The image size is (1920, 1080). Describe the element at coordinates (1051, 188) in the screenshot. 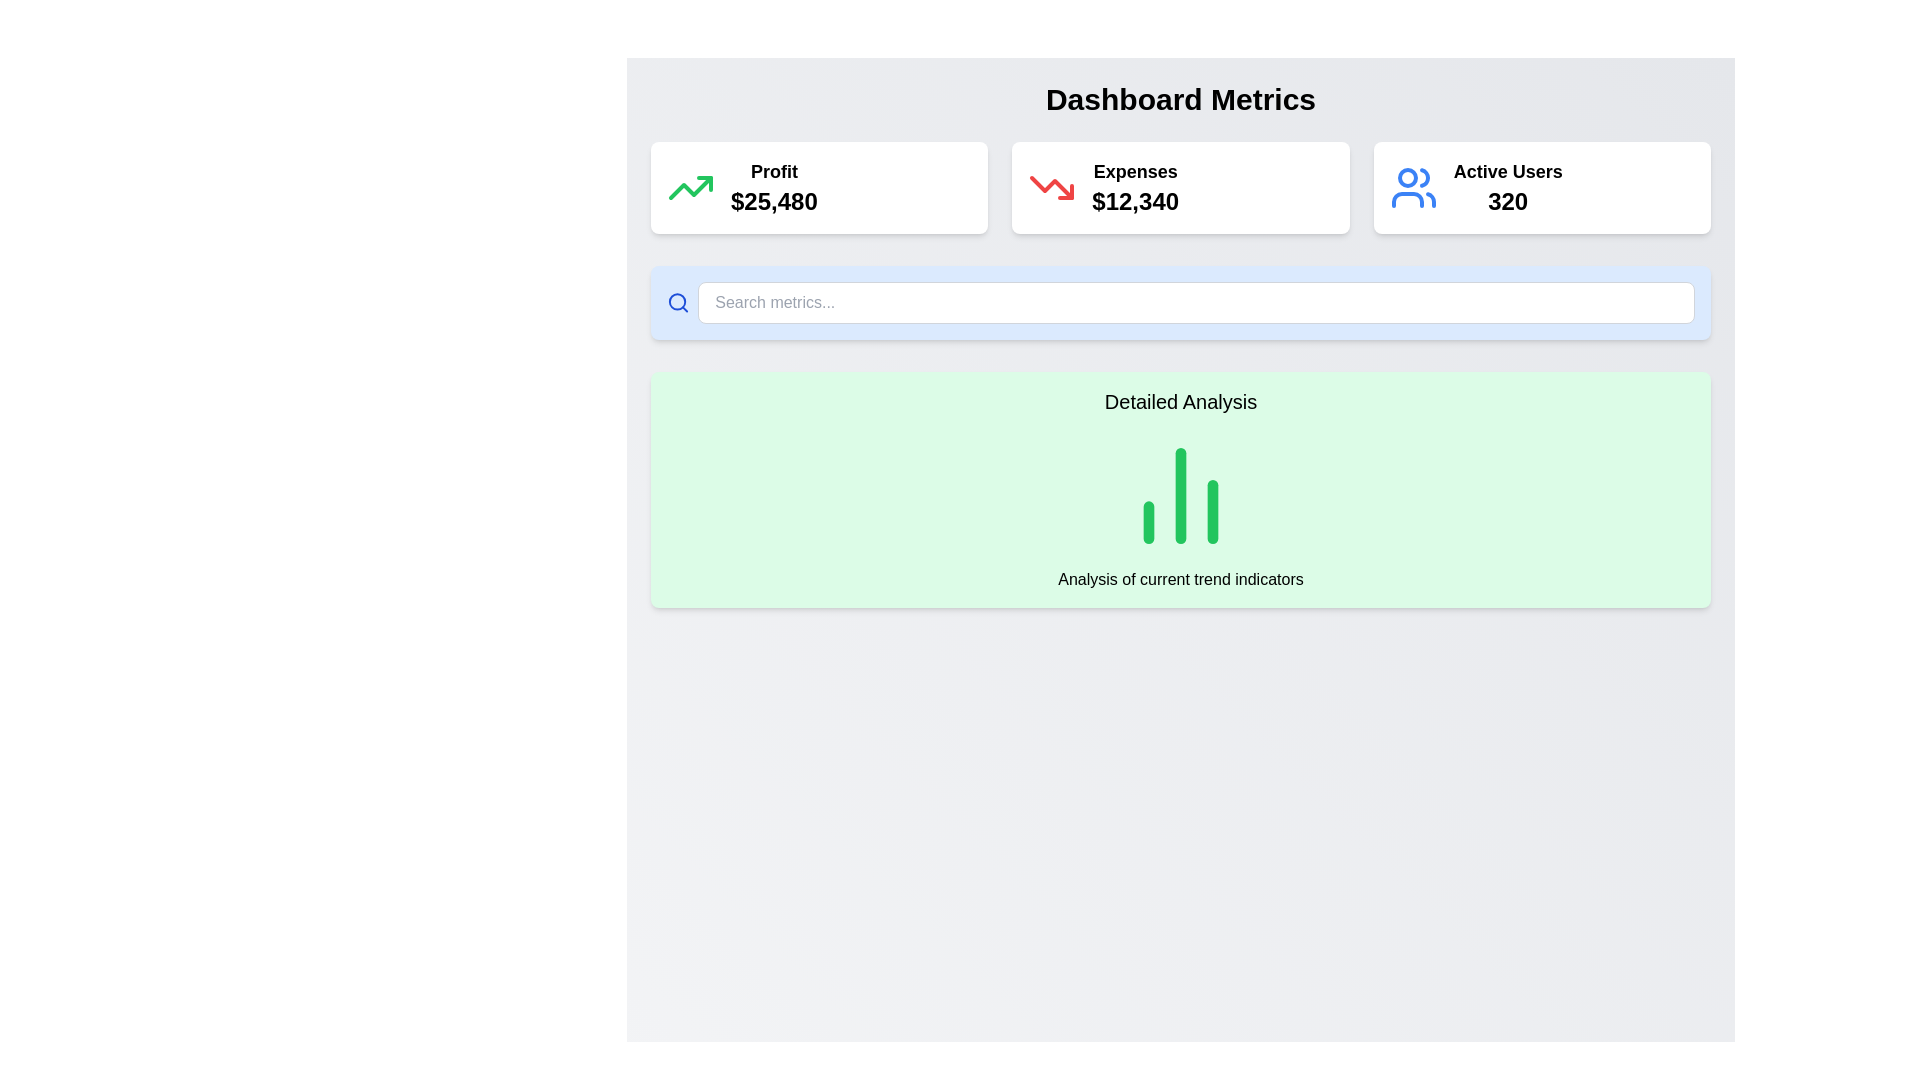

I see `the downward financial trend icon representing the 'Expenses' category, which is the leftmost component in the 'Expenses $12,340' card located in the middle of the top row of the dashboard` at that location.